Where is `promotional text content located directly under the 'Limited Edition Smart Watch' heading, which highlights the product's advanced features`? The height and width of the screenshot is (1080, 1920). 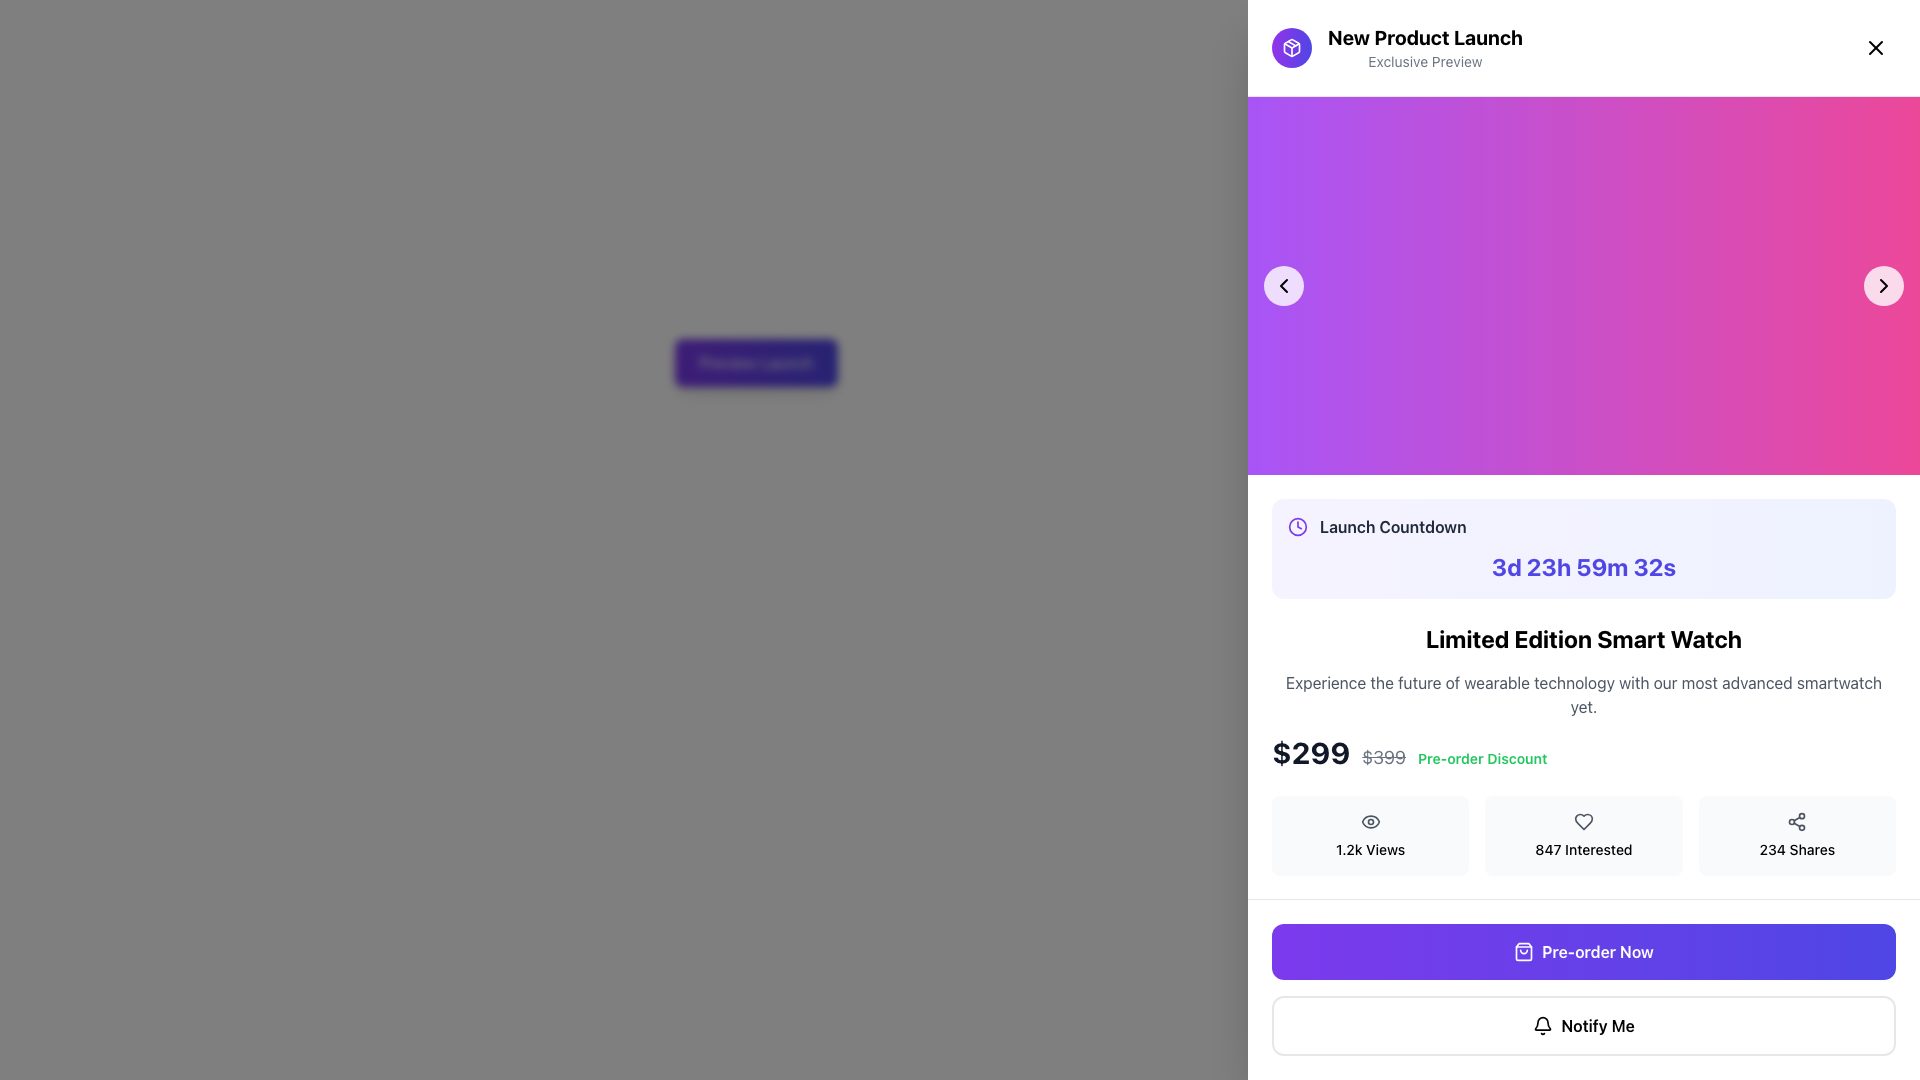
promotional text content located directly under the 'Limited Edition Smart Watch' heading, which highlights the product's advanced features is located at coordinates (1583, 693).